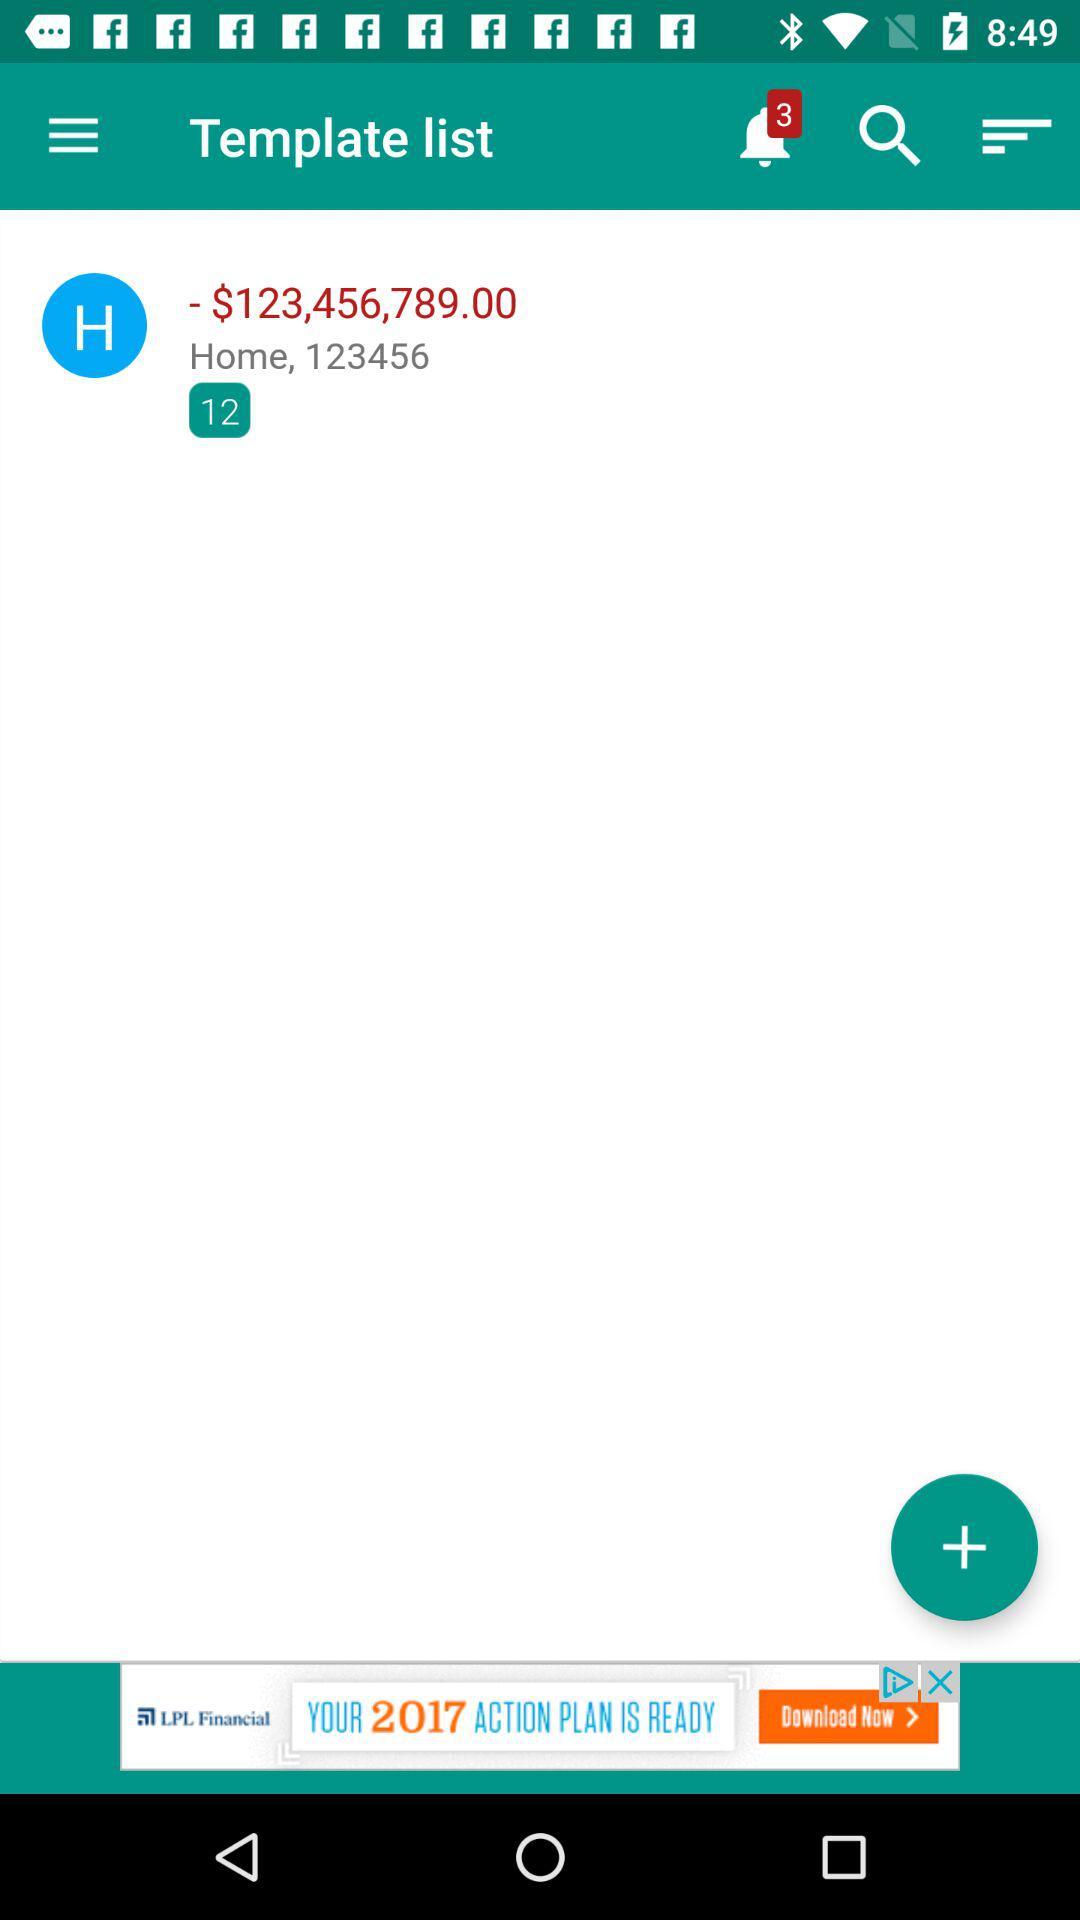  What do you see at coordinates (540, 1727) in the screenshot?
I see `open advertisement` at bounding box center [540, 1727].